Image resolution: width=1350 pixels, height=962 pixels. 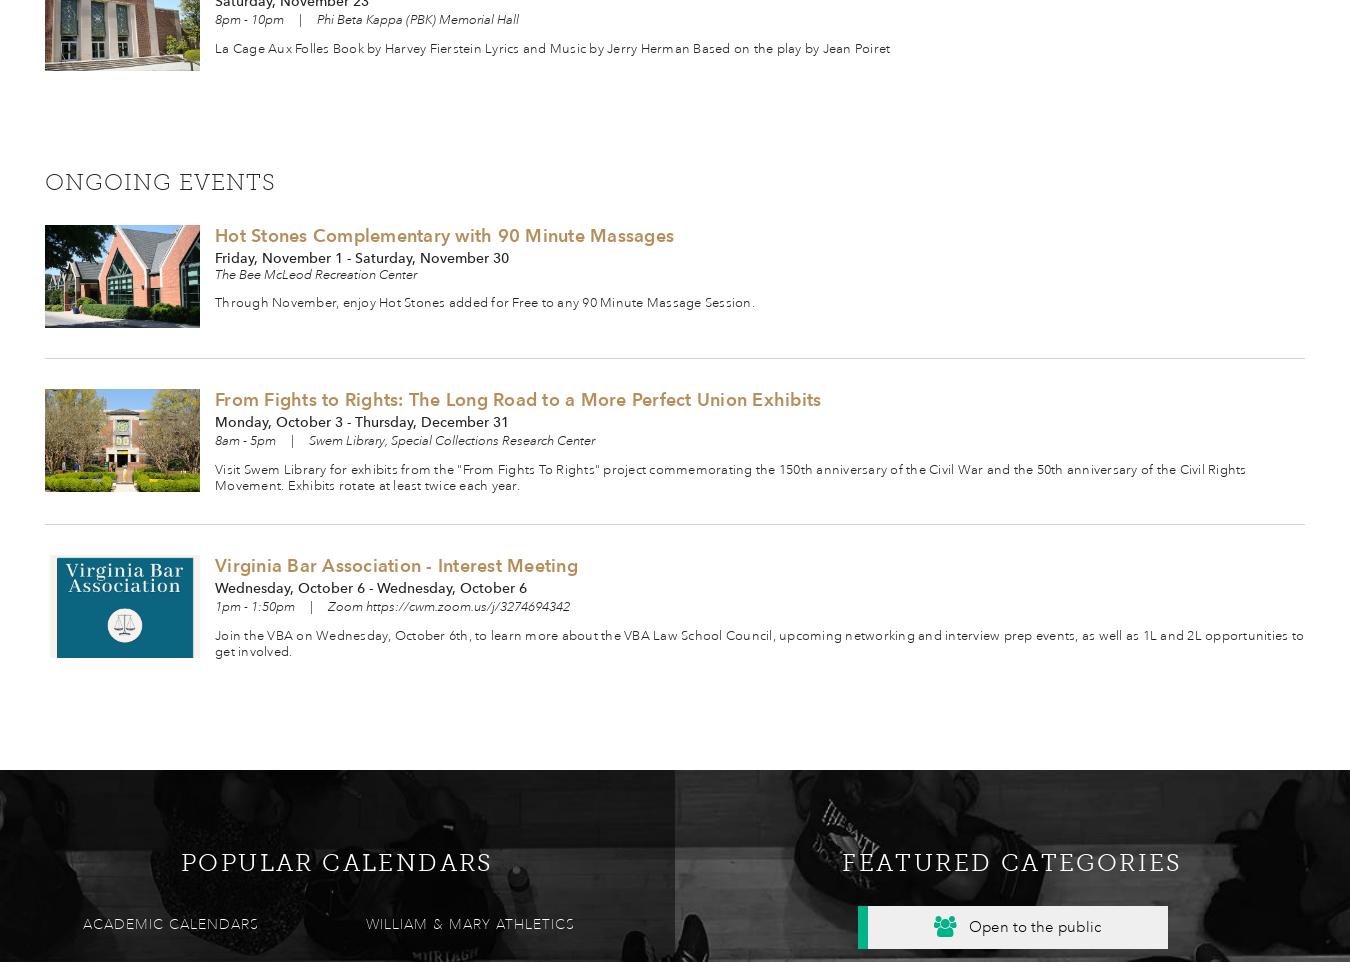 What do you see at coordinates (1035, 926) in the screenshot?
I see `'Open to the public'` at bounding box center [1035, 926].